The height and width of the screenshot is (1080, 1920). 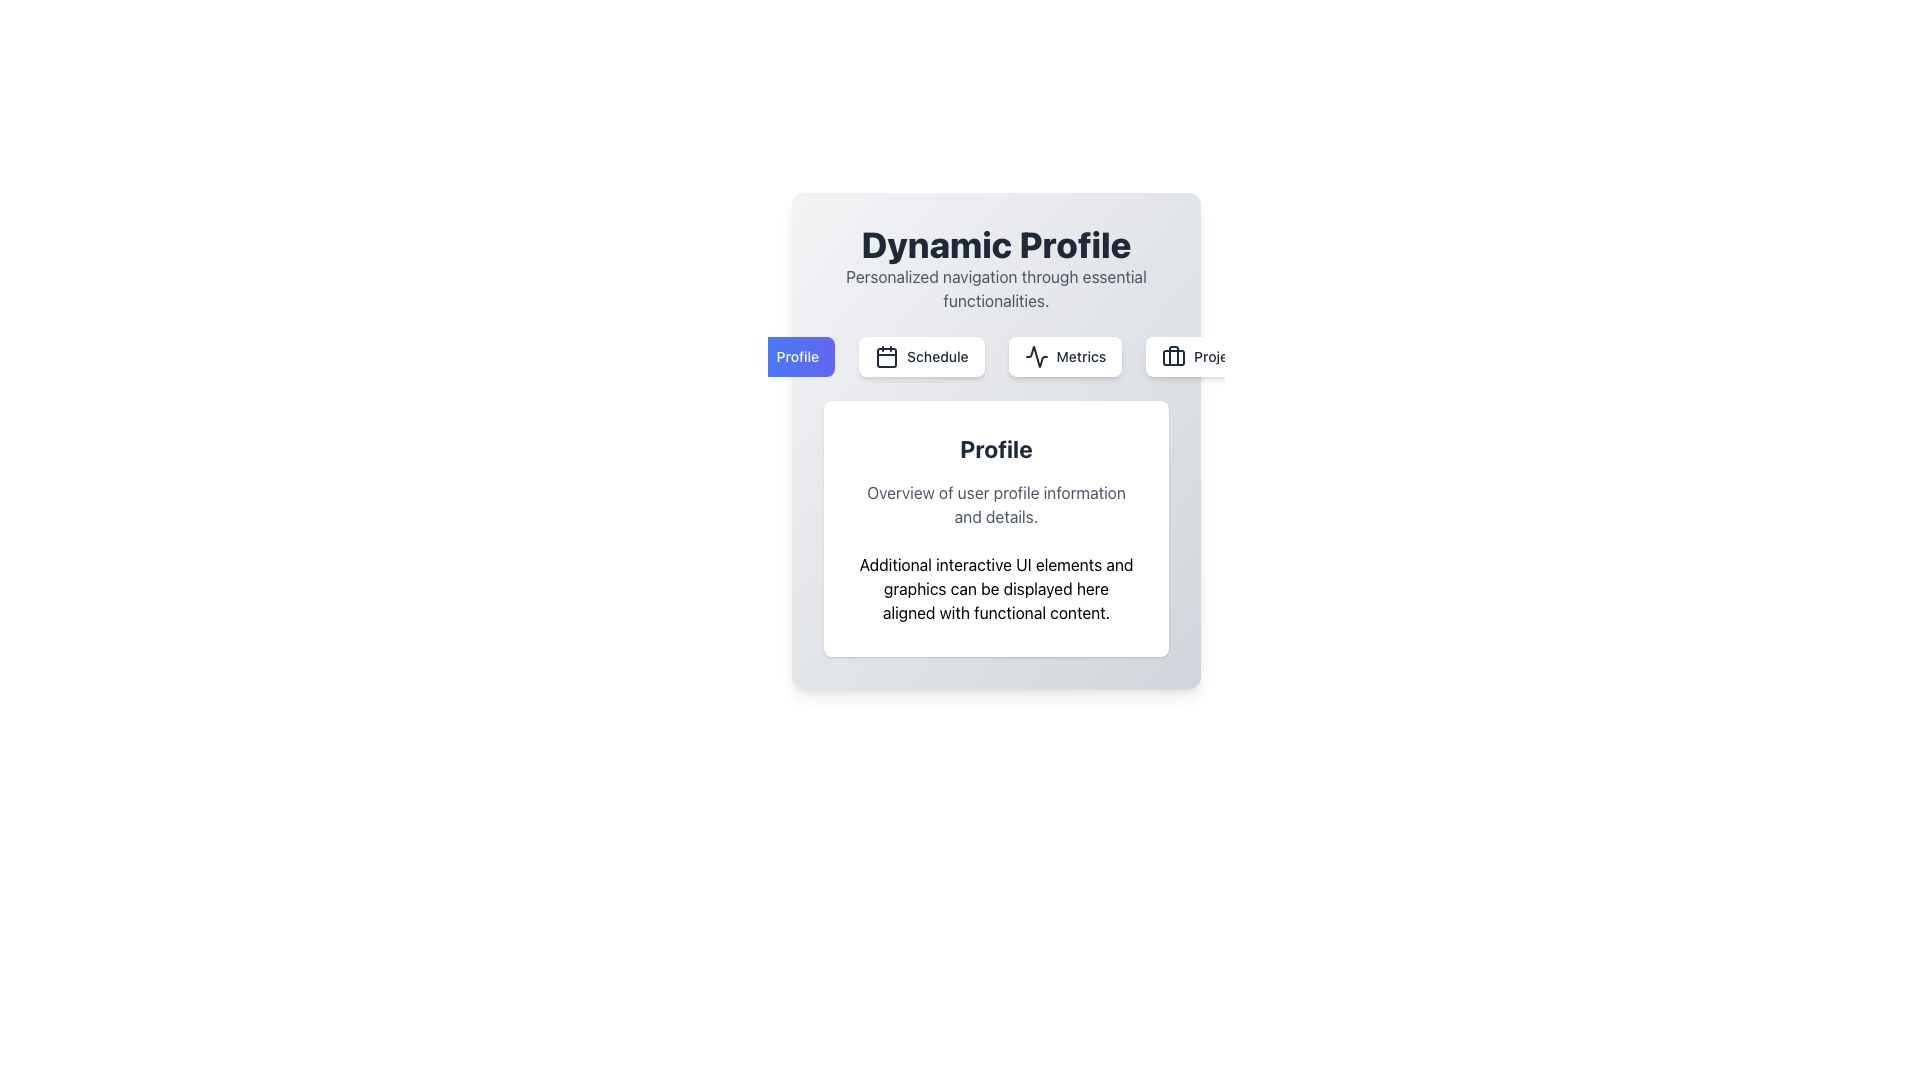 I want to click on the line-based chart icon within the square button located in the horizontal navigation bar of the 'Dynamic Profile' content card, so click(x=1036, y=356).